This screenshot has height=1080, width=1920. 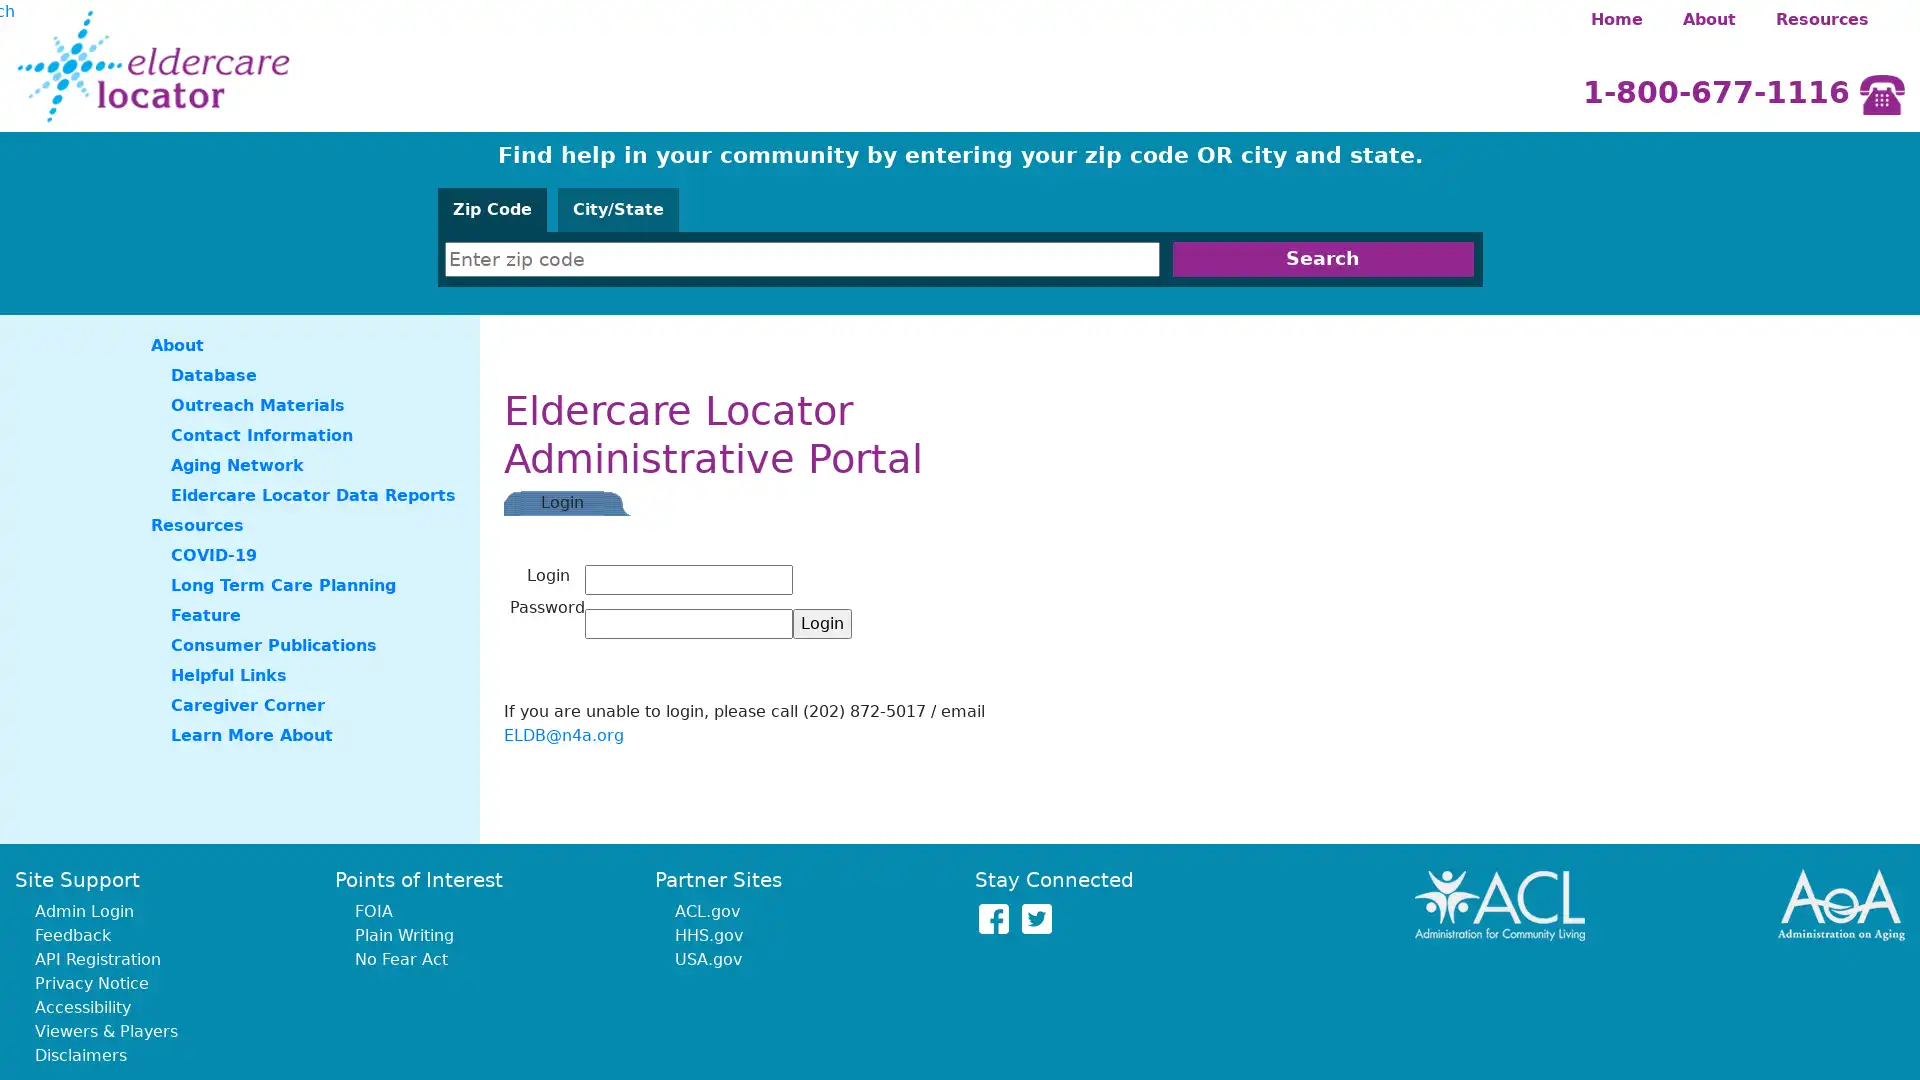 What do you see at coordinates (1322, 258) in the screenshot?
I see `Search` at bounding box center [1322, 258].